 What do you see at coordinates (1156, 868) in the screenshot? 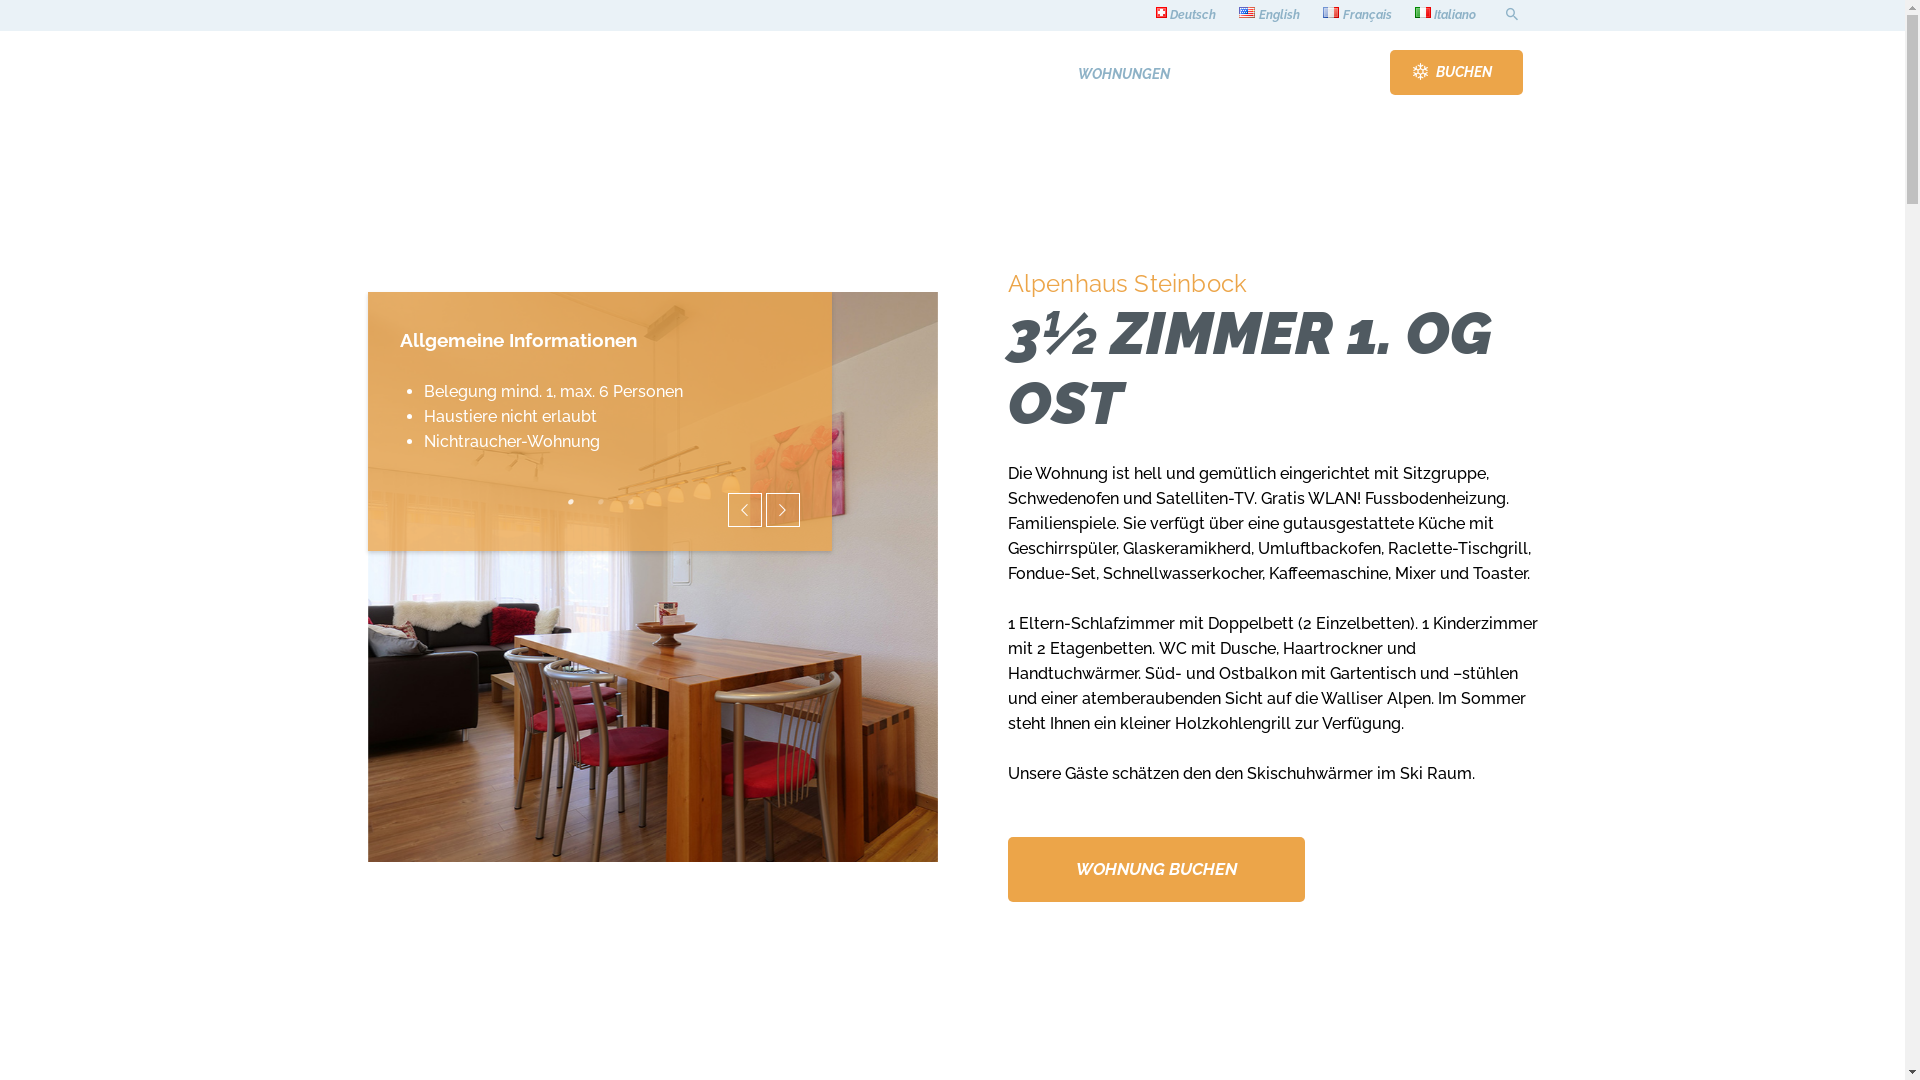
I see `'WOHNUNG BUCHEN'` at bounding box center [1156, 868].